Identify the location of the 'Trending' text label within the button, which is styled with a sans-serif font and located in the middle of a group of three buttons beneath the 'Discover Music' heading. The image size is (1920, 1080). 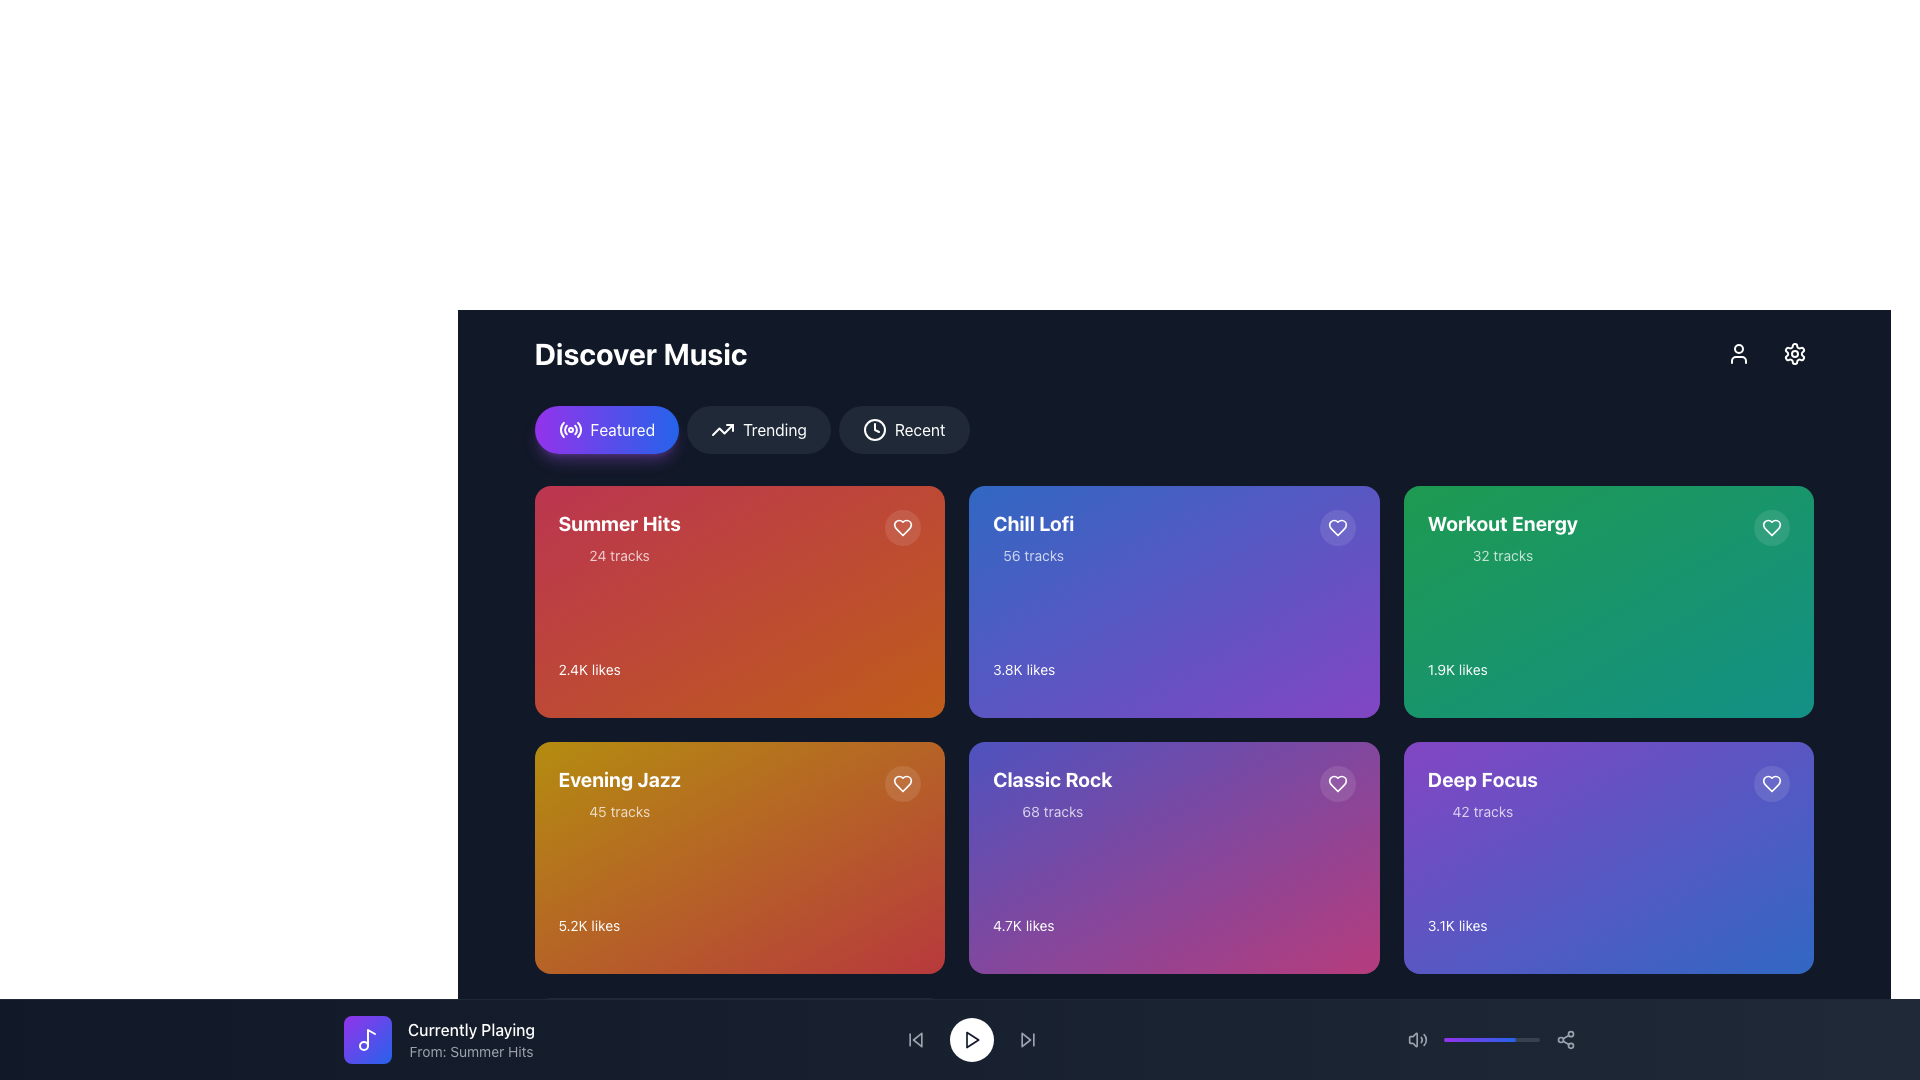
(773, 428).